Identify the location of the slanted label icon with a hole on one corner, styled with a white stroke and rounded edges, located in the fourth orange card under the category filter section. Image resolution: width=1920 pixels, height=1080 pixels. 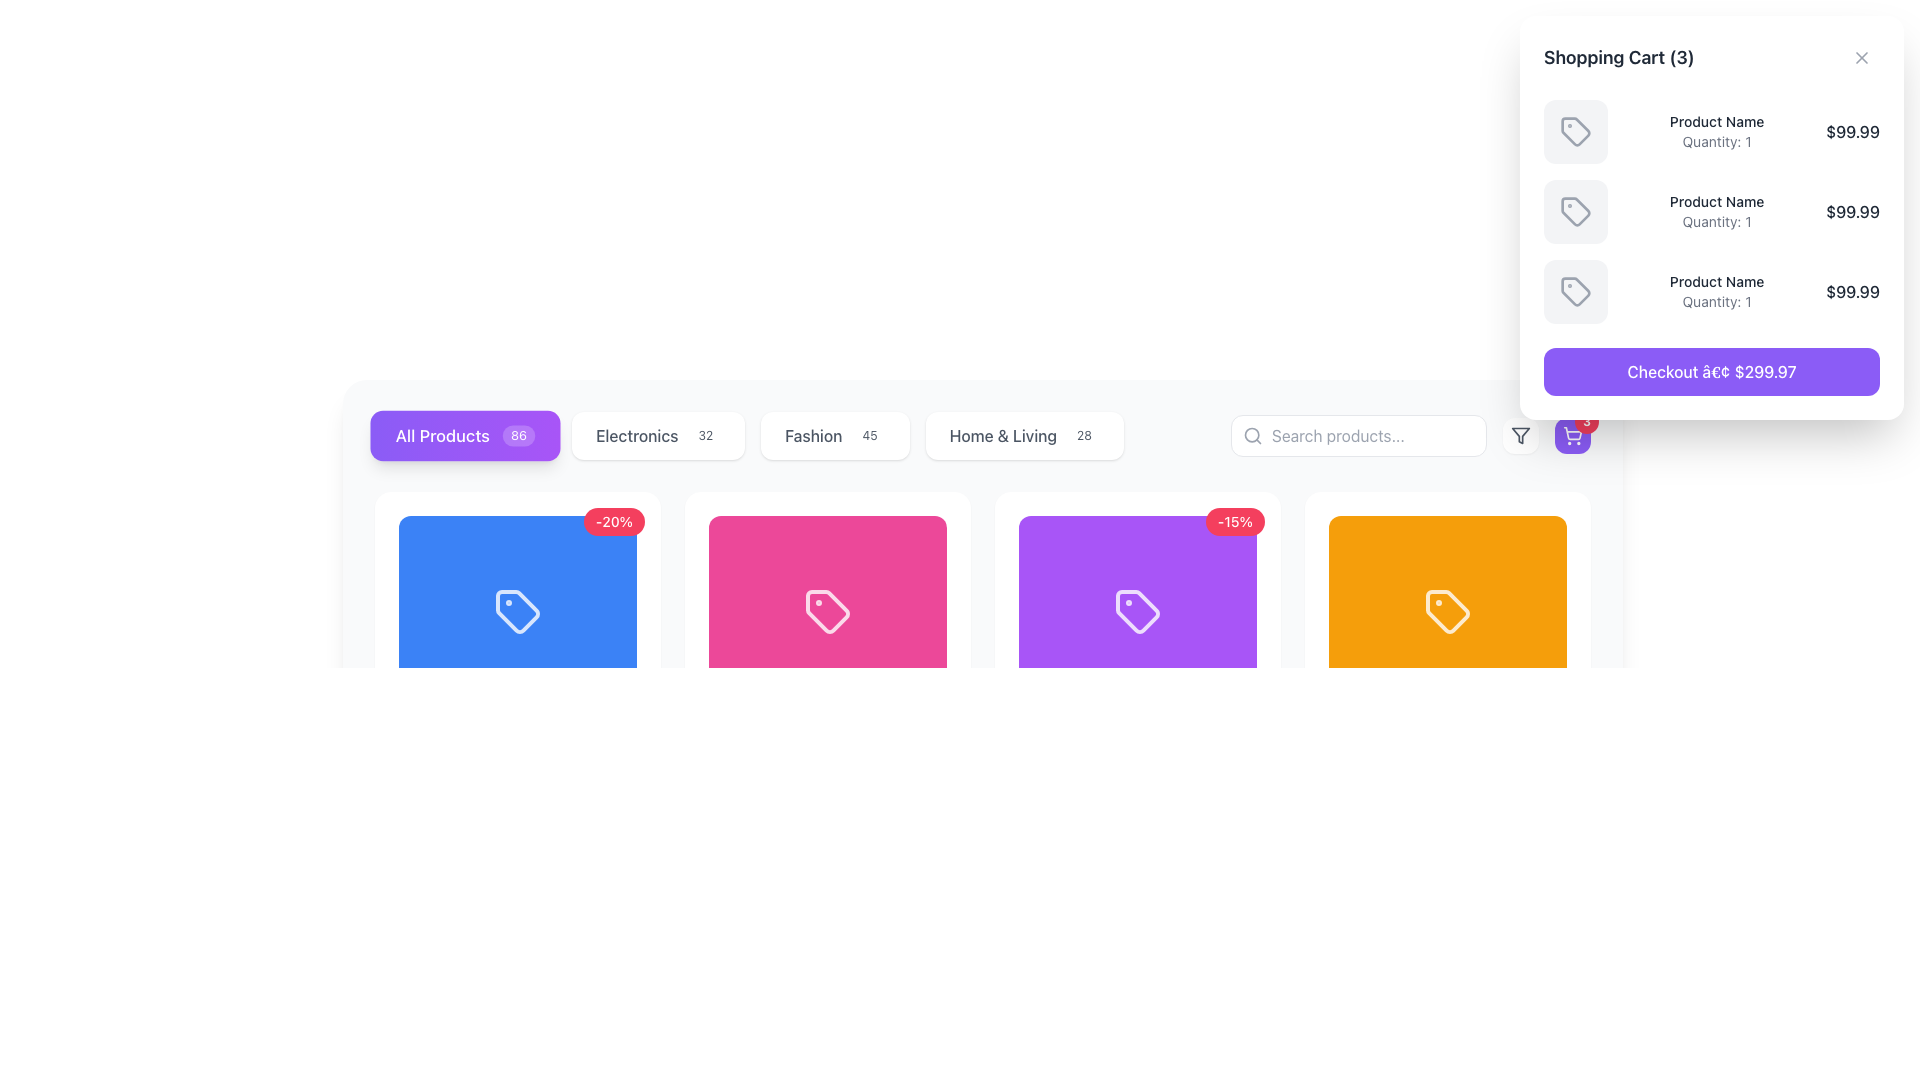
(1448, 611).